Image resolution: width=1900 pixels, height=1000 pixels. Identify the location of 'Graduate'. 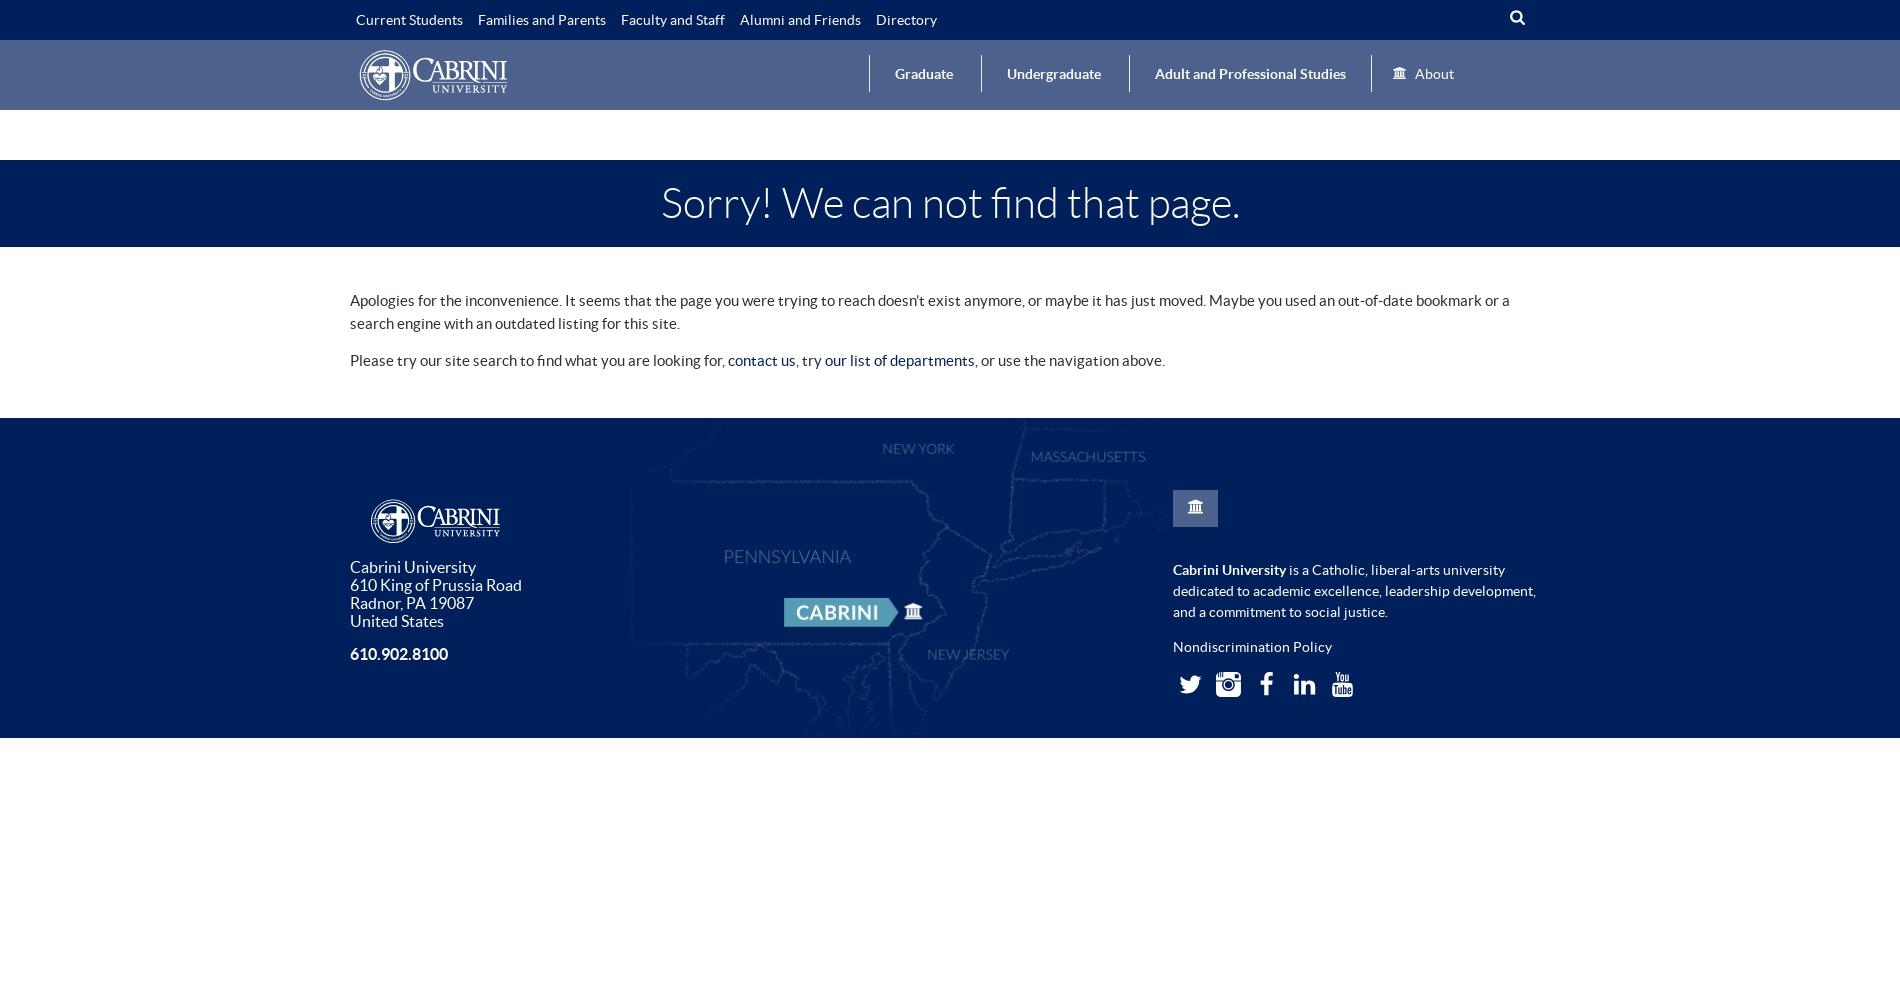
(924, 73).